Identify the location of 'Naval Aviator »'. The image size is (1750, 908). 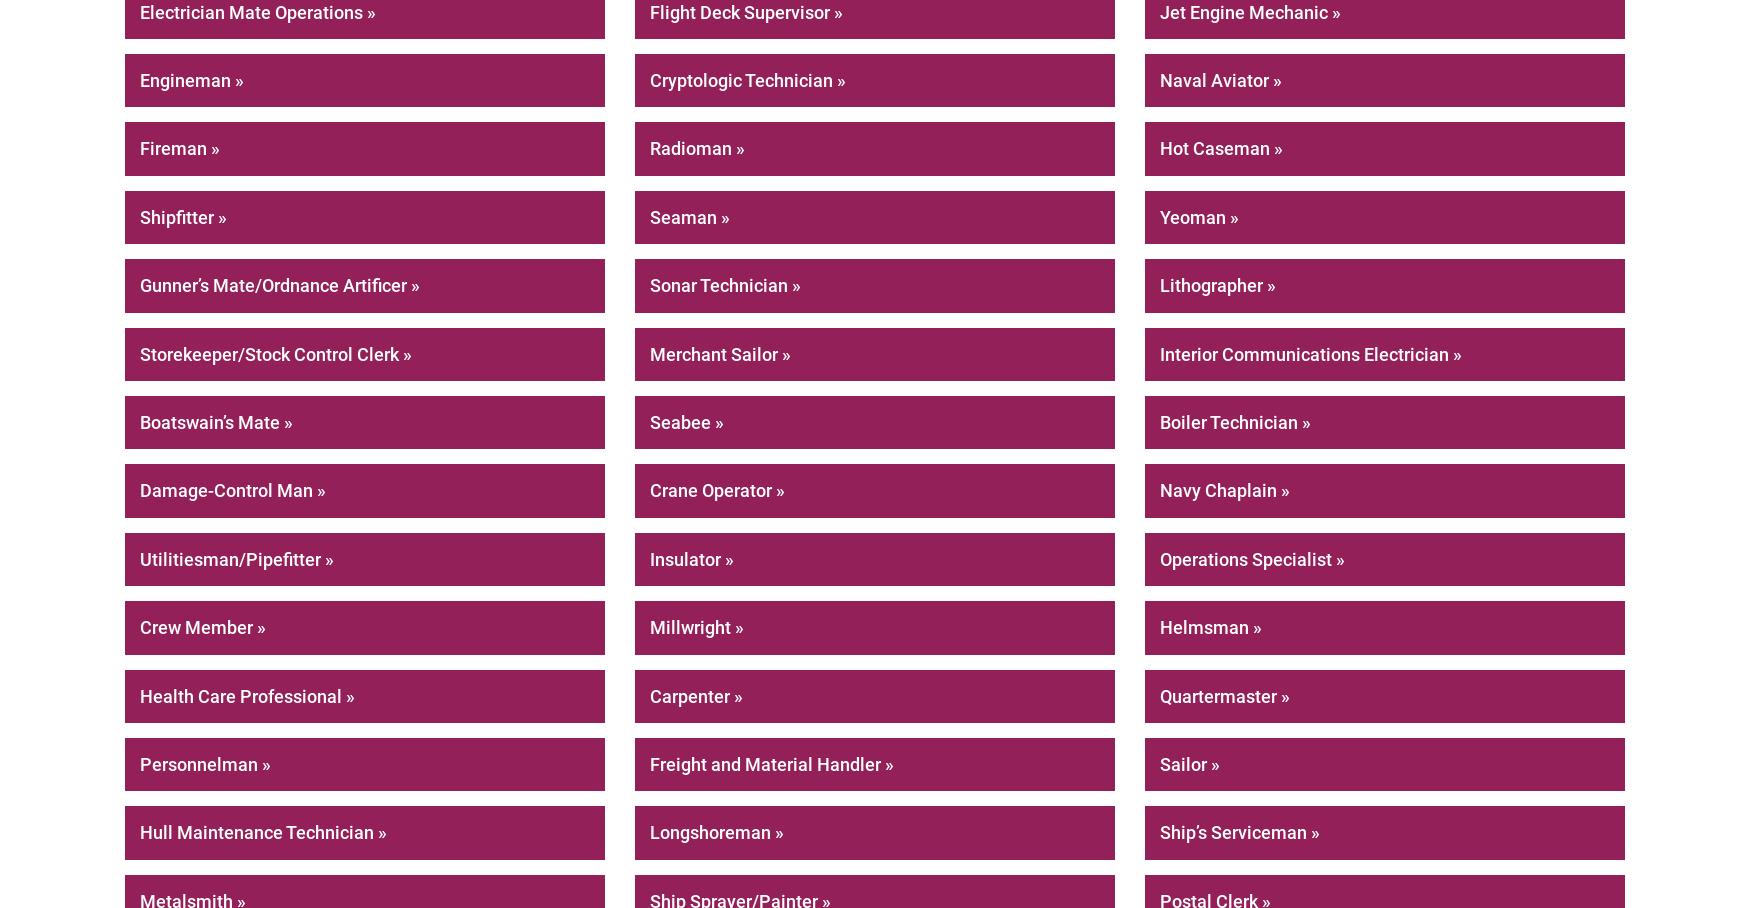
(1220, 79).